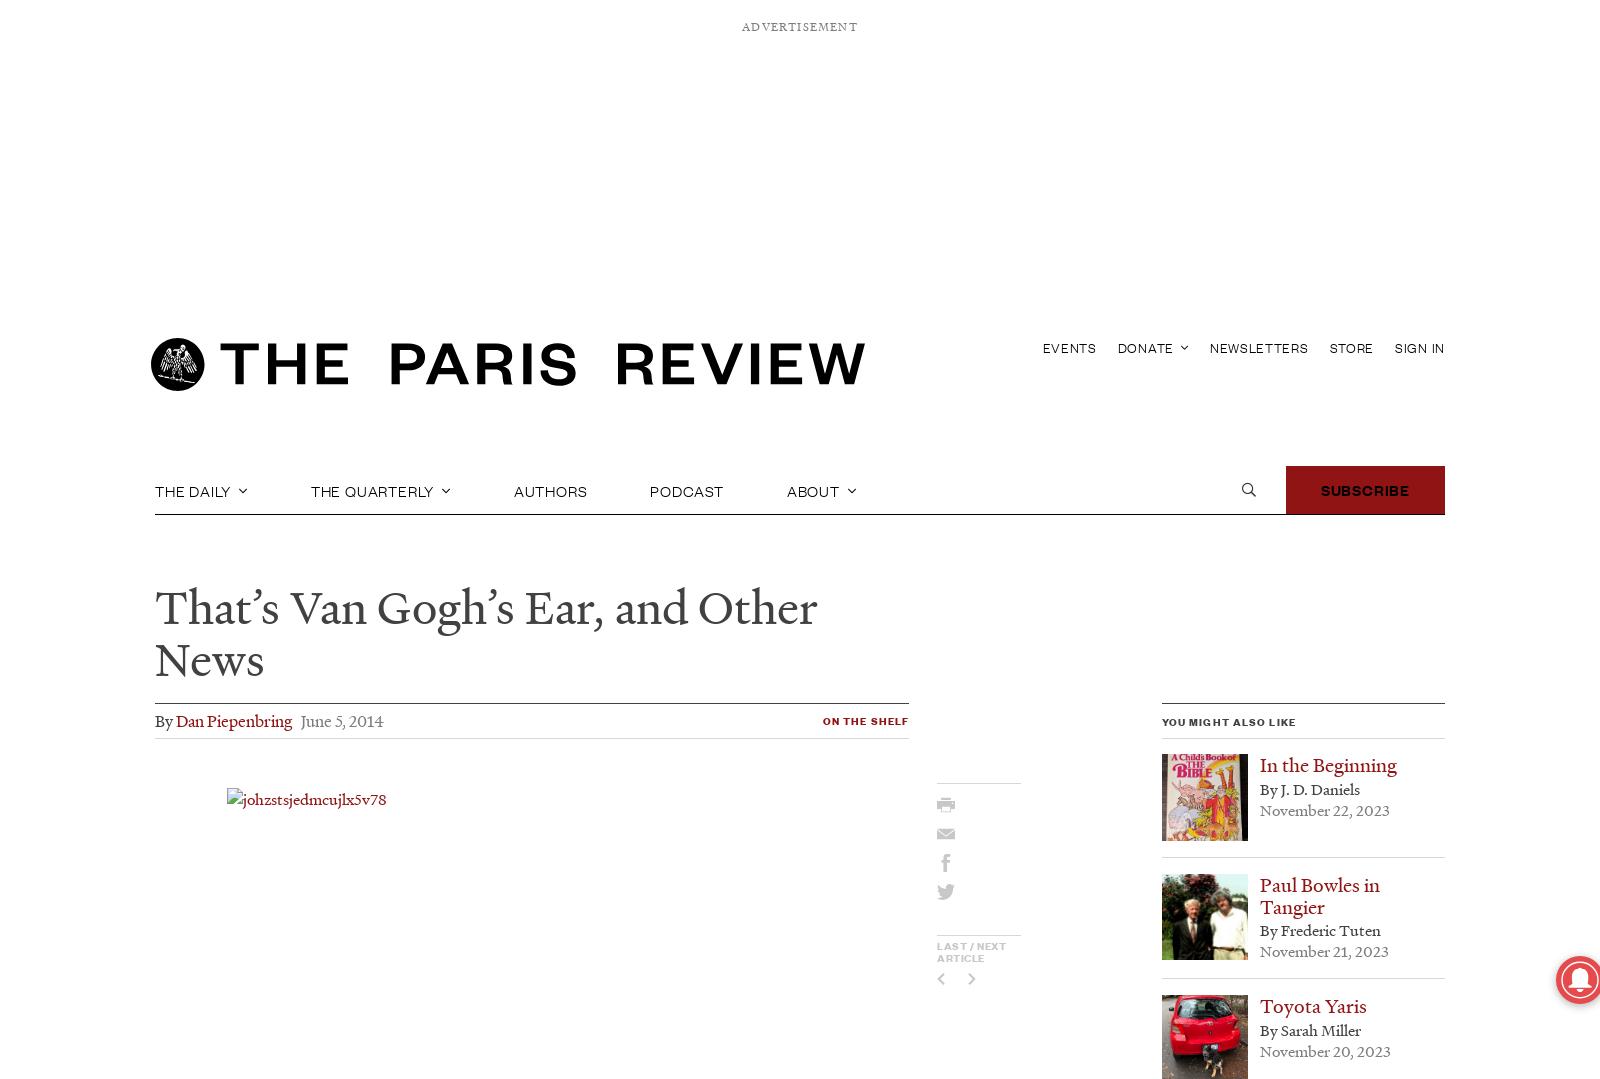 This screenshot has width=1600, height=1079. I want to click on 'Toyota Yaris', so click(1312, 1005).